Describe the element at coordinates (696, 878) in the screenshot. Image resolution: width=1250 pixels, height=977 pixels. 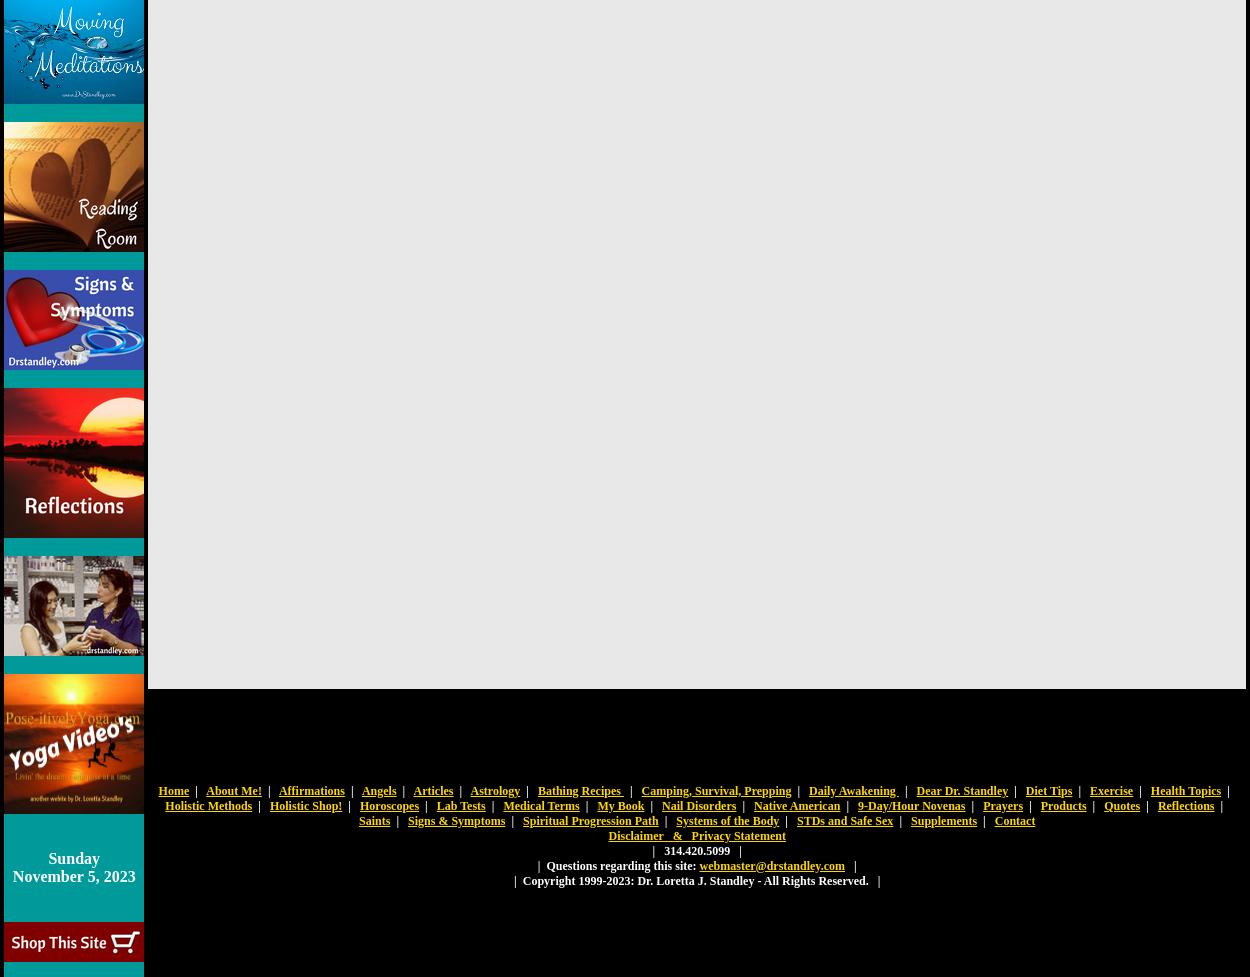
I see `'|  Copyright 1999-2023: Dr. Loretta J. Standley - All Rights Reserved.   |'` at that location.